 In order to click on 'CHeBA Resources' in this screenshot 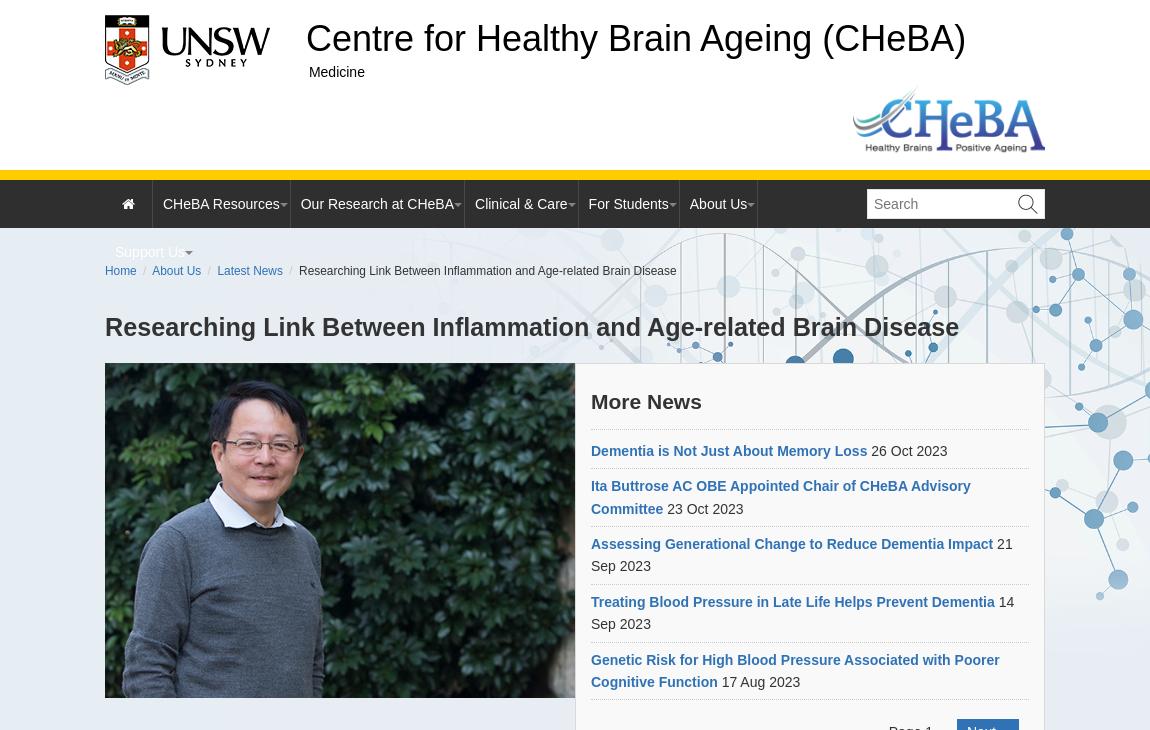, I will do `click(161, 204)`.